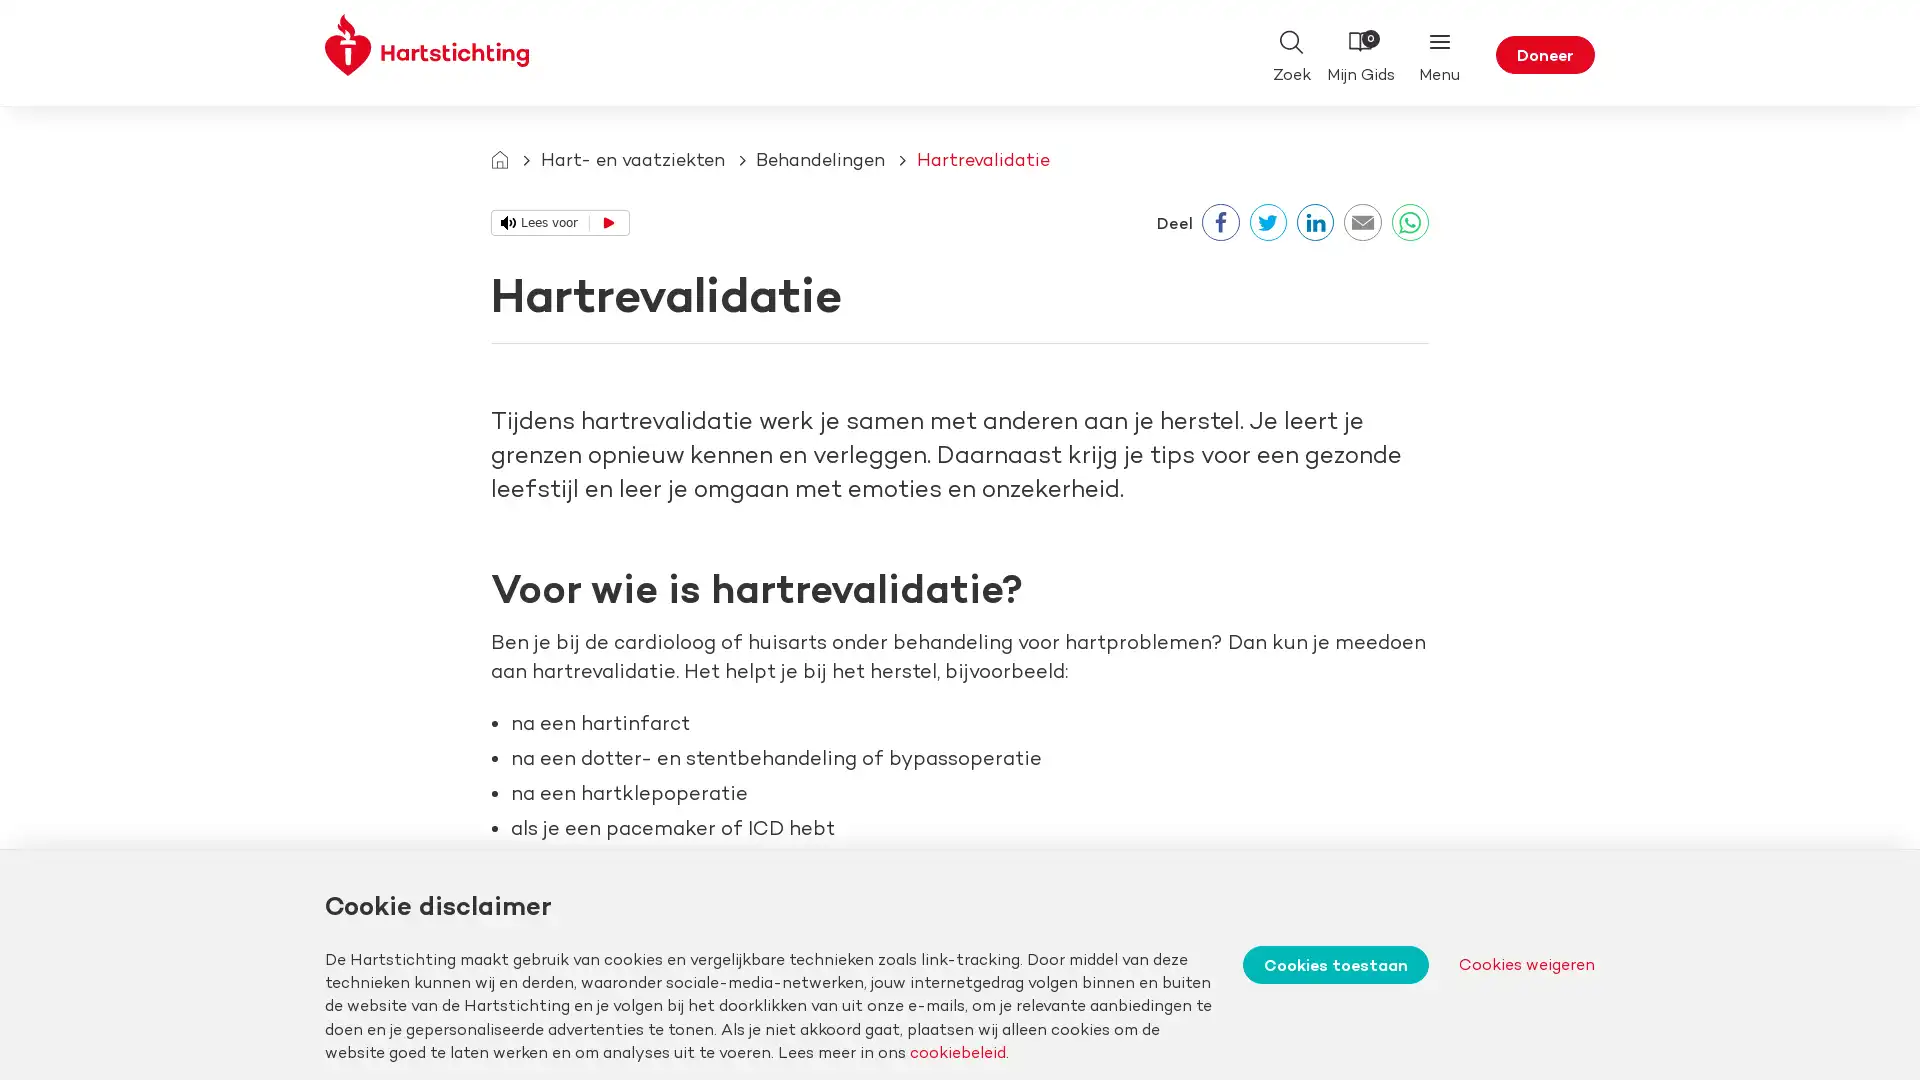 The width and height of the screenshot is (1920, 1080). Describe the element at coordinates (560, 222) in the screenshot. I see `Lees voor` at that location.